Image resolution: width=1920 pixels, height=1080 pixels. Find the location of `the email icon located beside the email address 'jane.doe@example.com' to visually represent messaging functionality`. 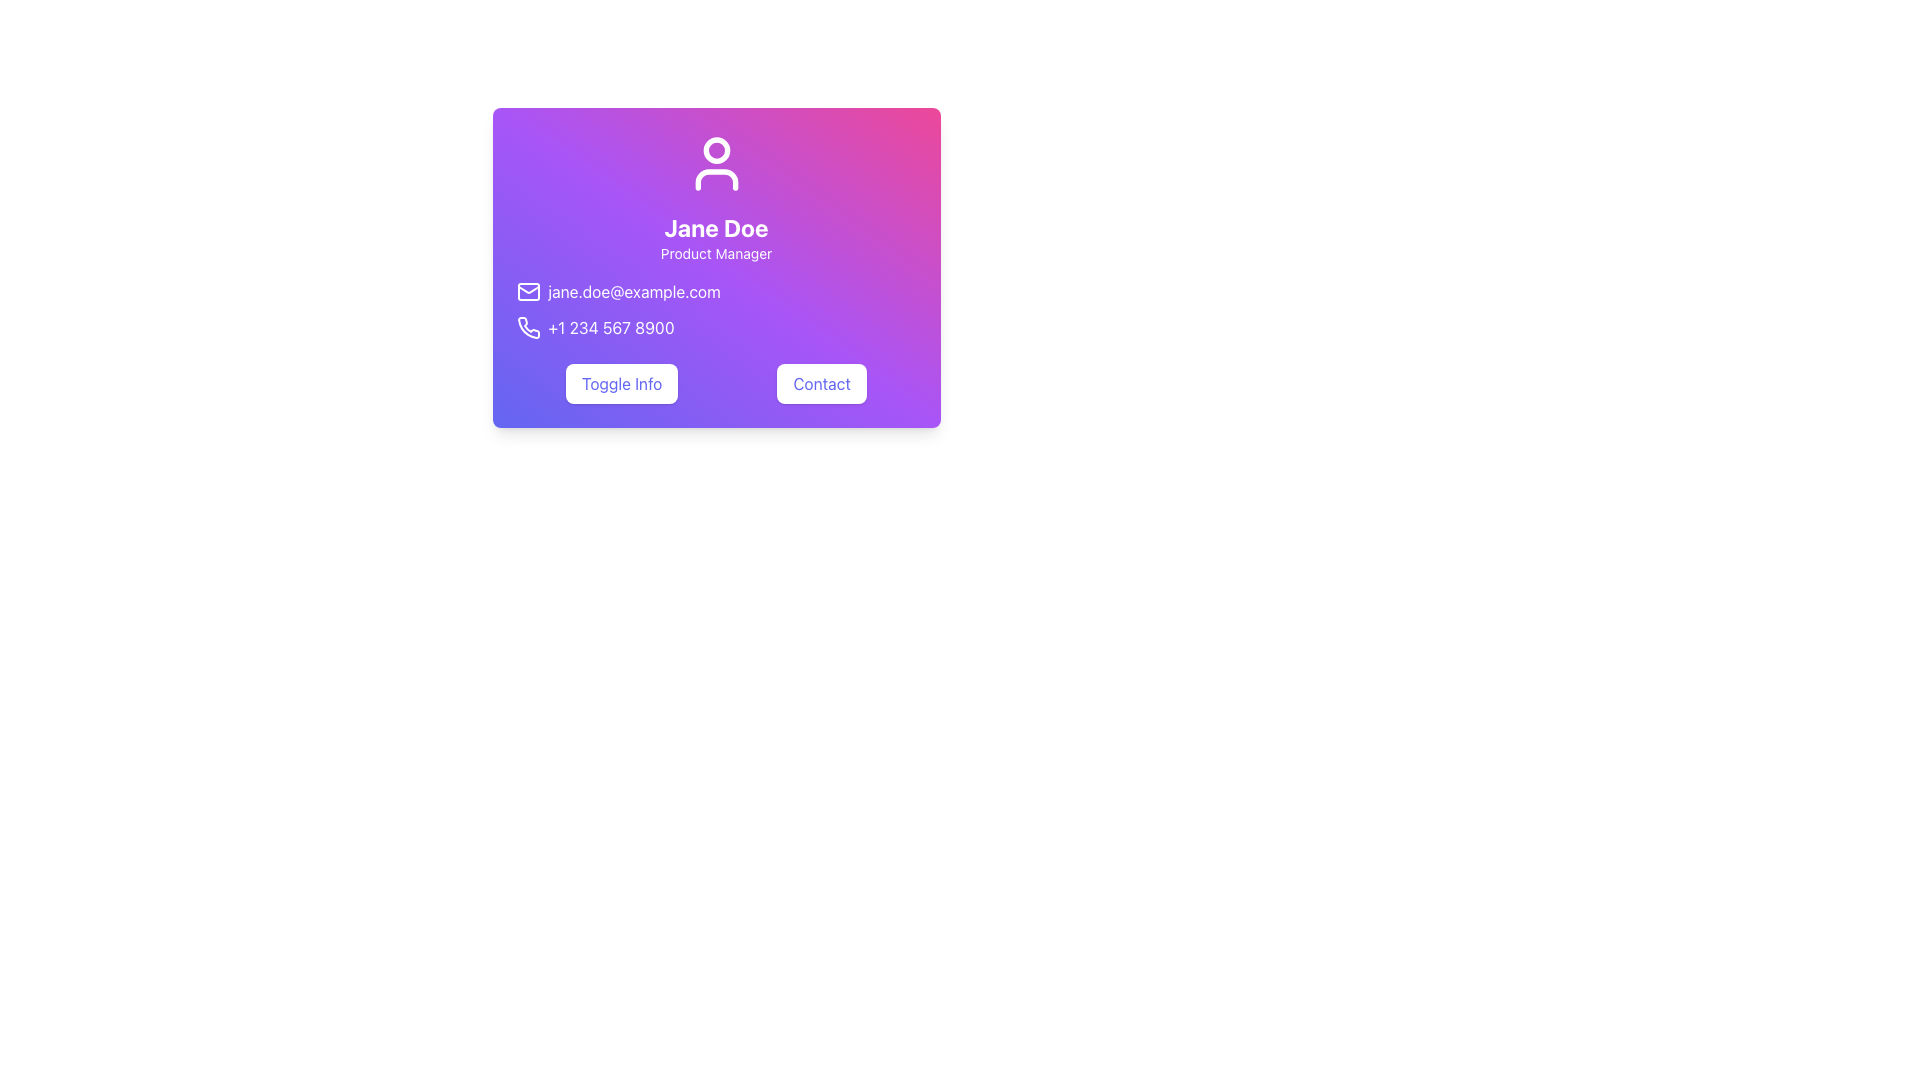

the email icon located beside the email address 'jane.doe@example.com' to visually represent messaging functionality is located at coordinates (528, 292).